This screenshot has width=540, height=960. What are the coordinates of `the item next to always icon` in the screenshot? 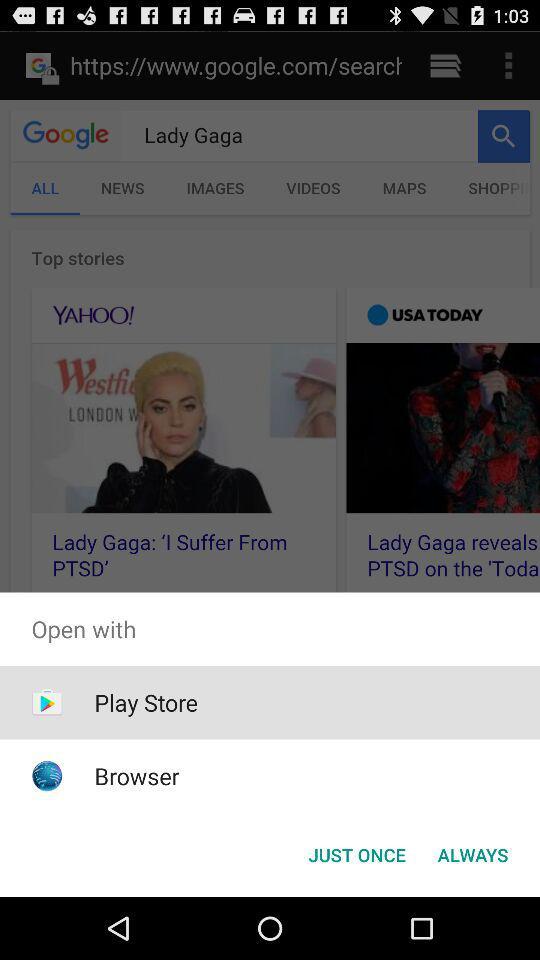 It's located at (356, 853).